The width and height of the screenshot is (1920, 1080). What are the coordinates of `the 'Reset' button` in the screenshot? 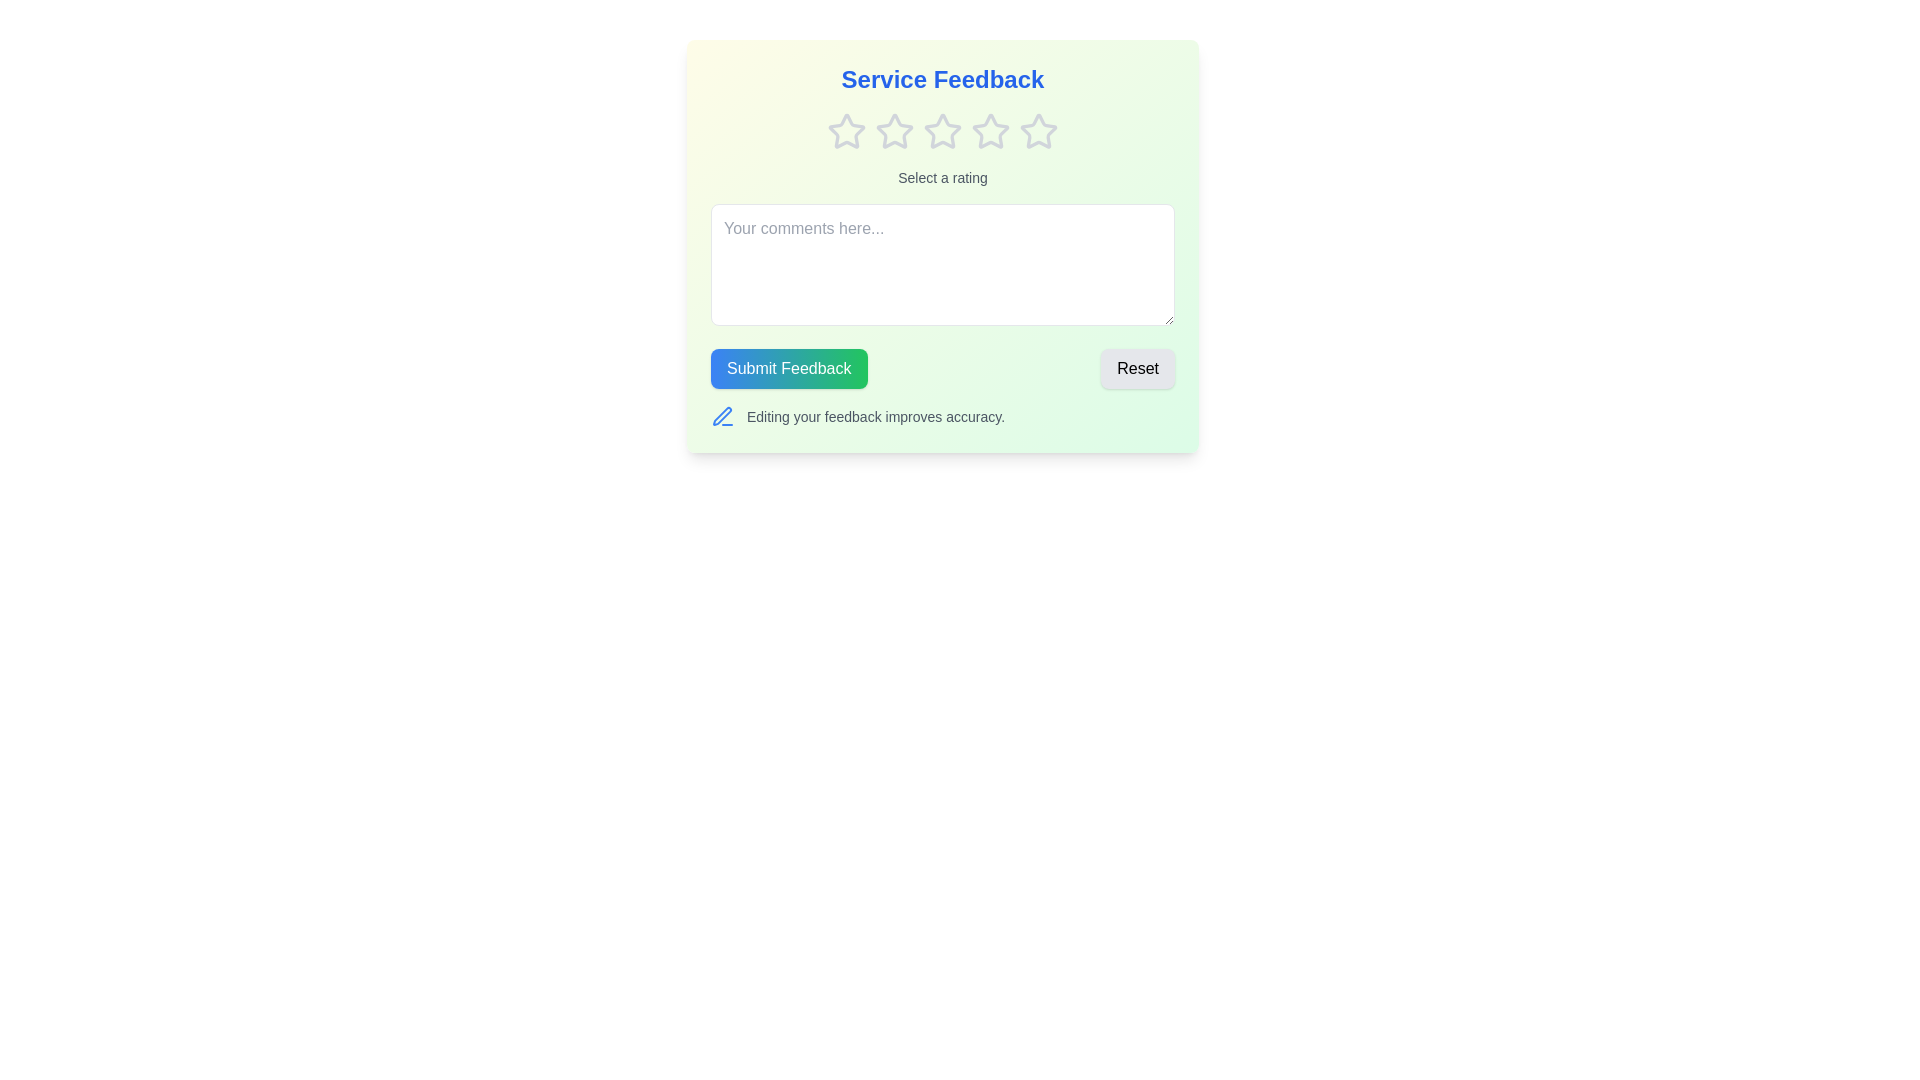 It's located at (1138, 369).